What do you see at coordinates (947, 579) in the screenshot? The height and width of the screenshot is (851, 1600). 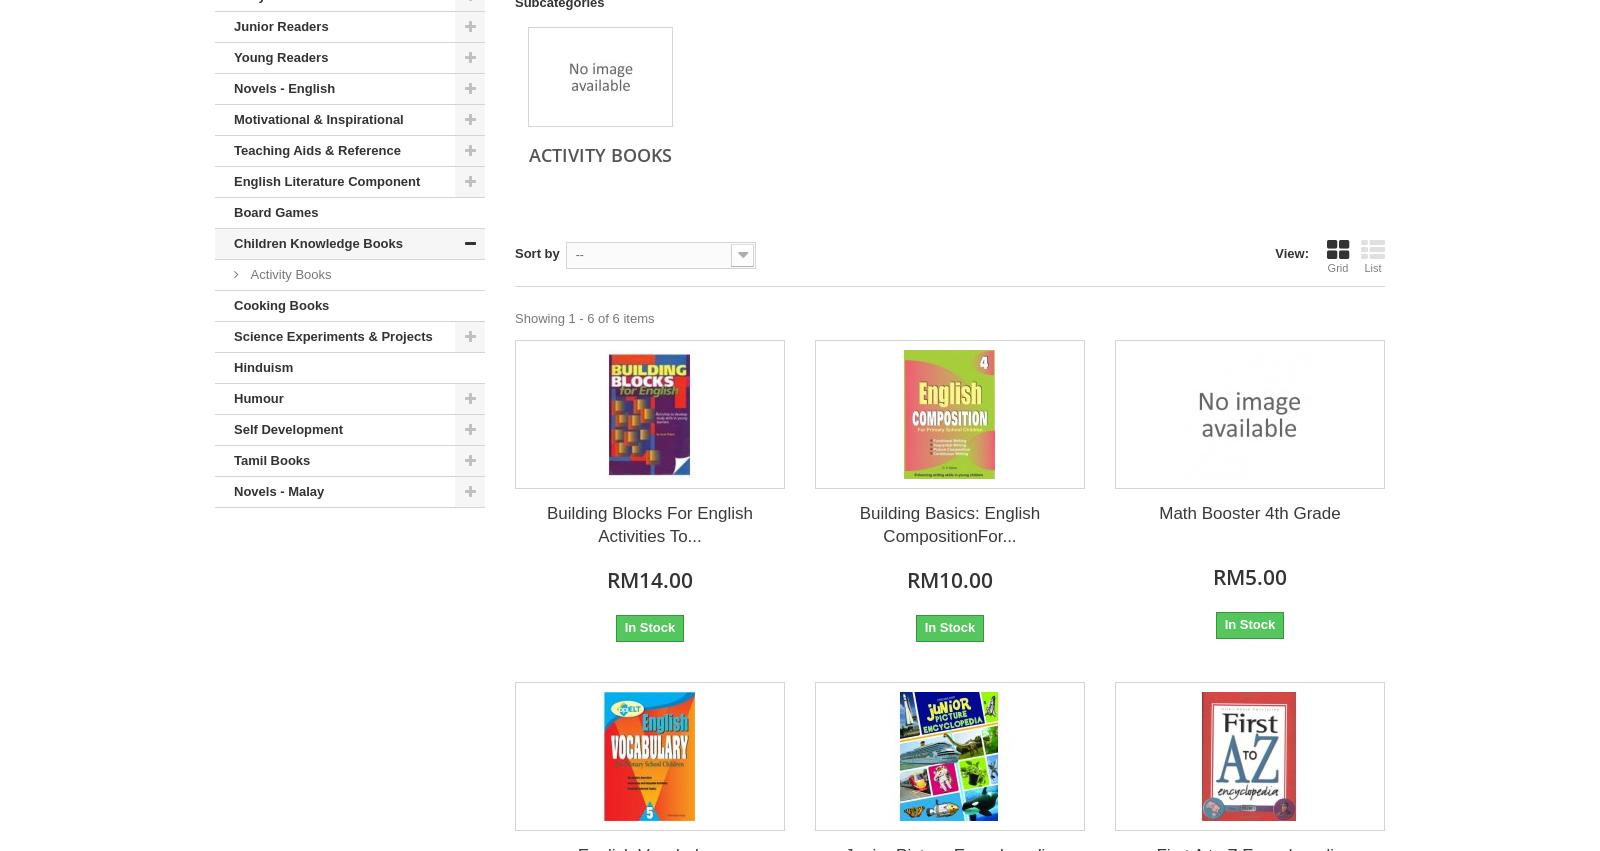 I see `'RM10.00'` at bounding box center [947, 579].